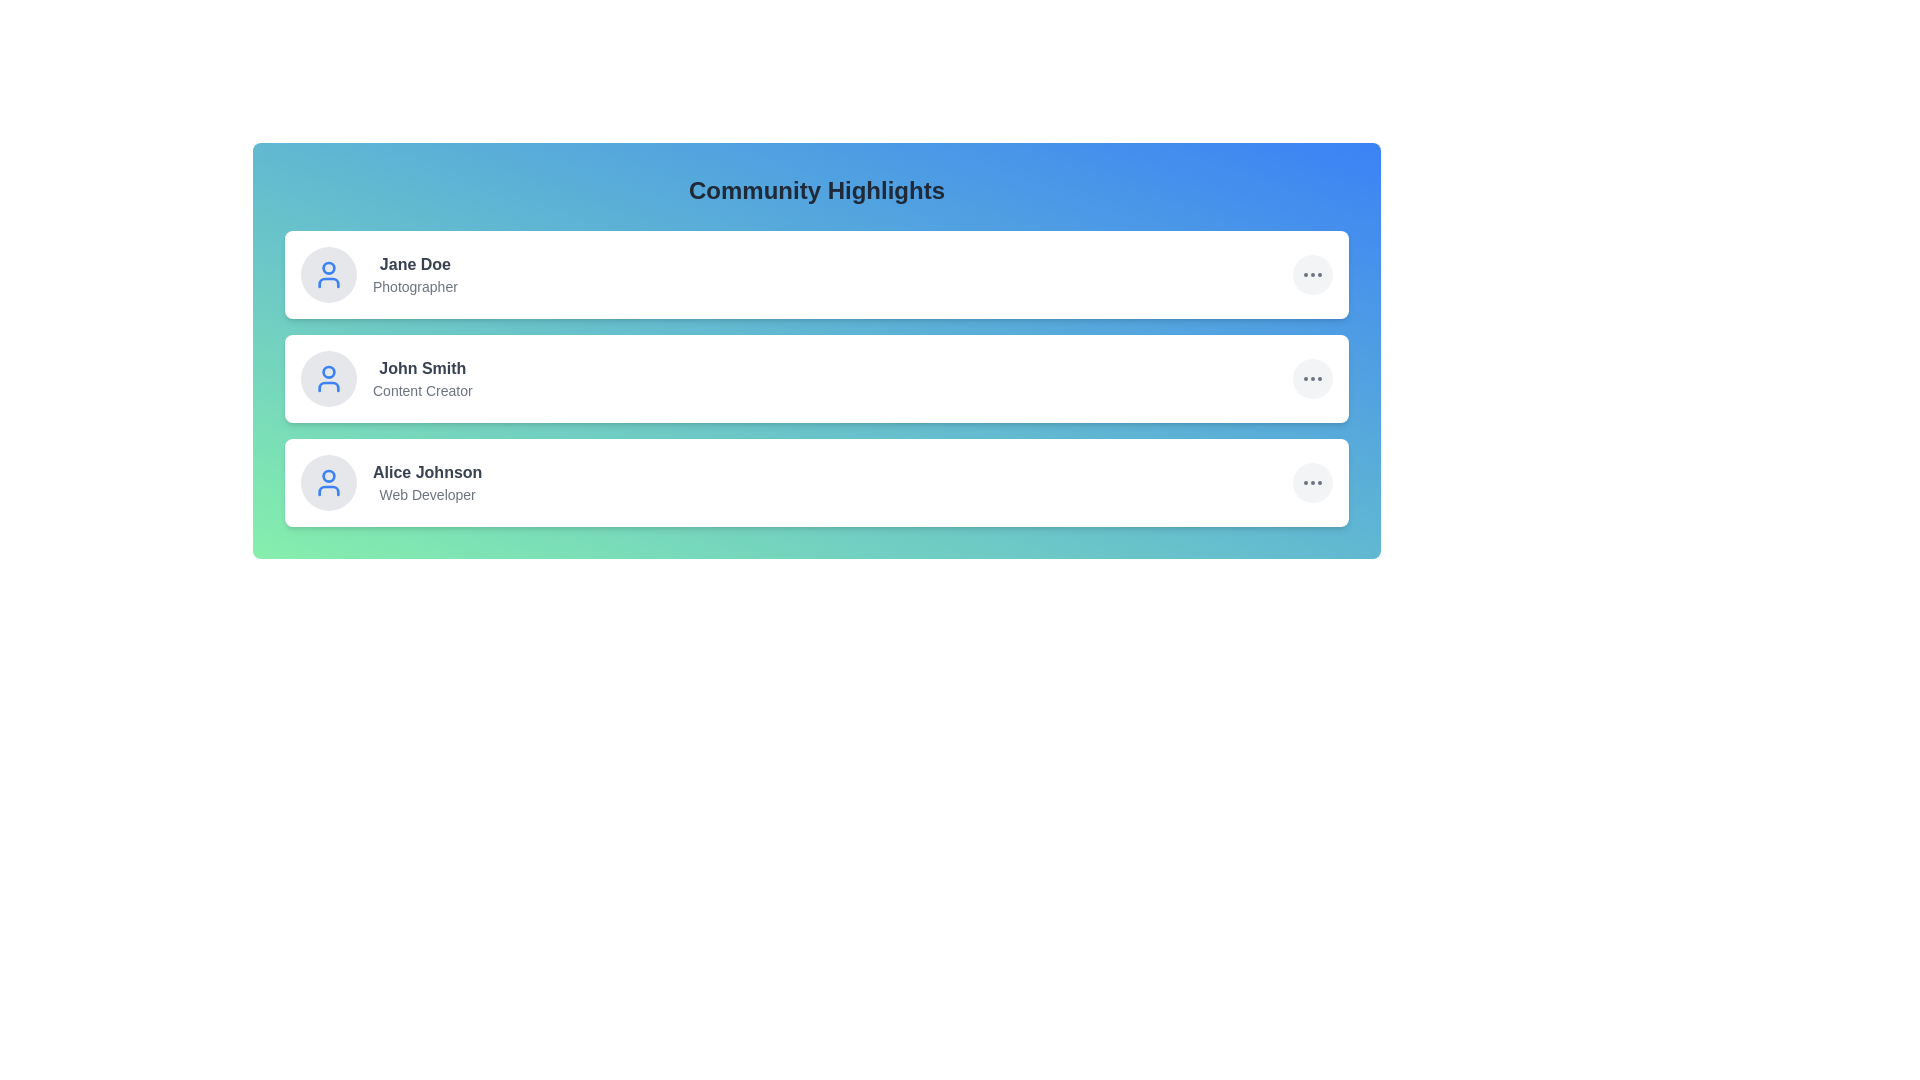 This screenshot has height=1080, width=1920. I want to click on displayed text in the Text Display element showing 'Alice Johnson' and 'Web Developer', located in the Community Highlights section, aligned to the right of the user avatar, so click(426, 482).